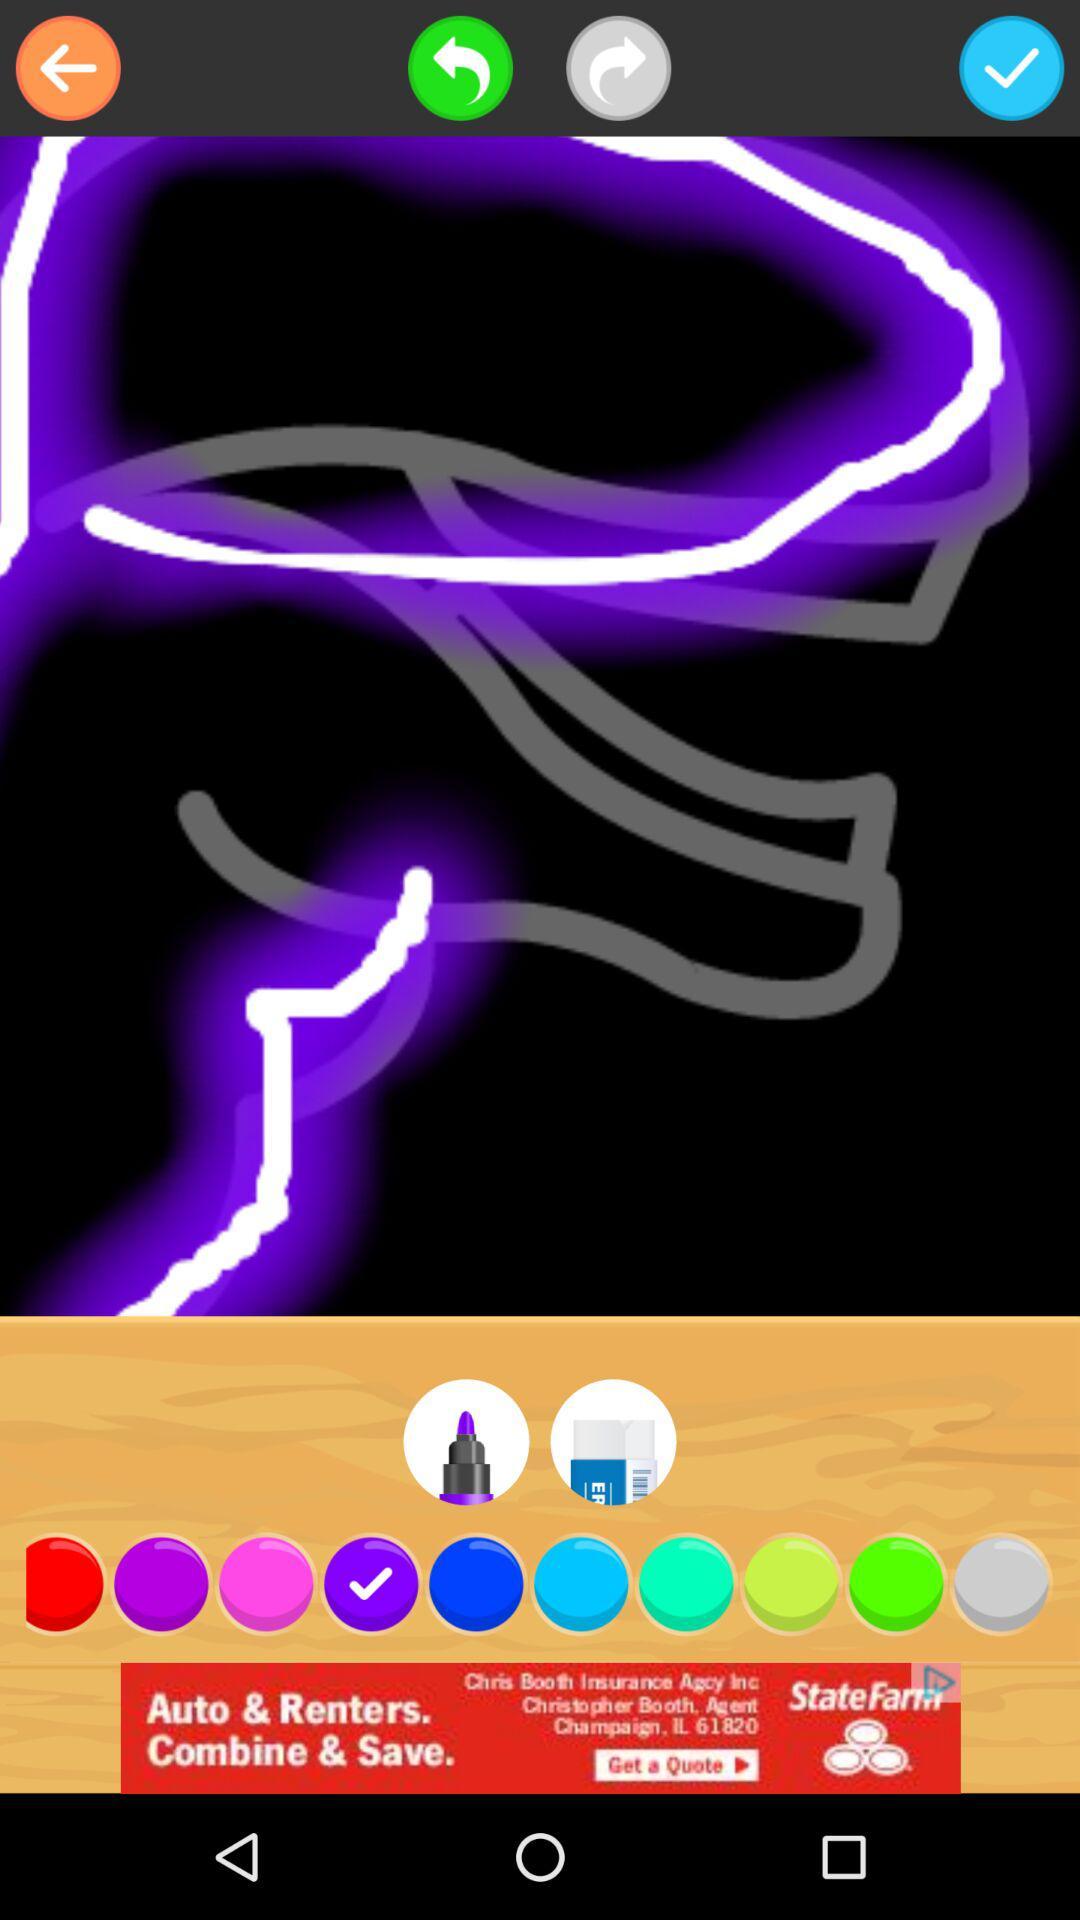 This screenshot has height=1920, width=1080. I want to click on the icon at the top right corner, so click(1011, 68).